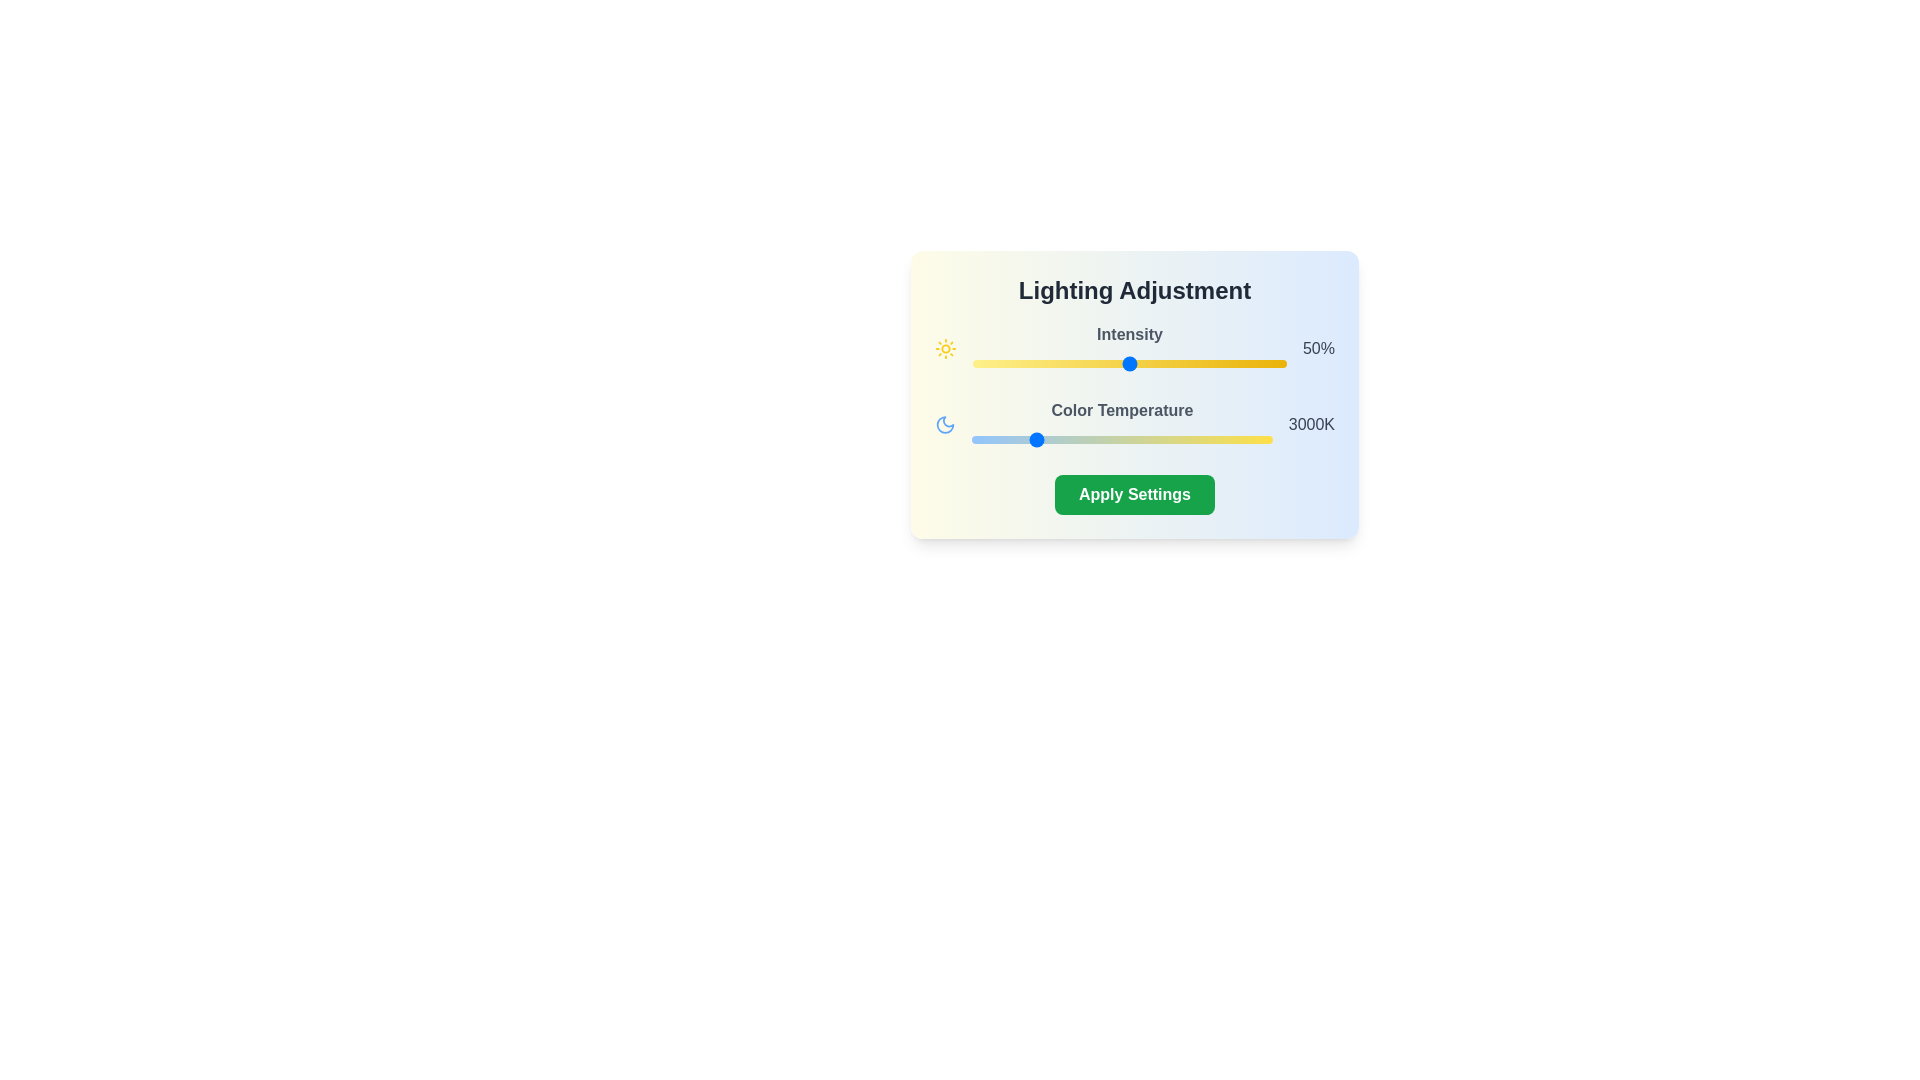 The width and height of the screenshot is (1920, 1080). Describe the element at coordinates (1116, 363) in the screenshot. I see `the intensity slider to set the lighting intensity to 46%` at that location.